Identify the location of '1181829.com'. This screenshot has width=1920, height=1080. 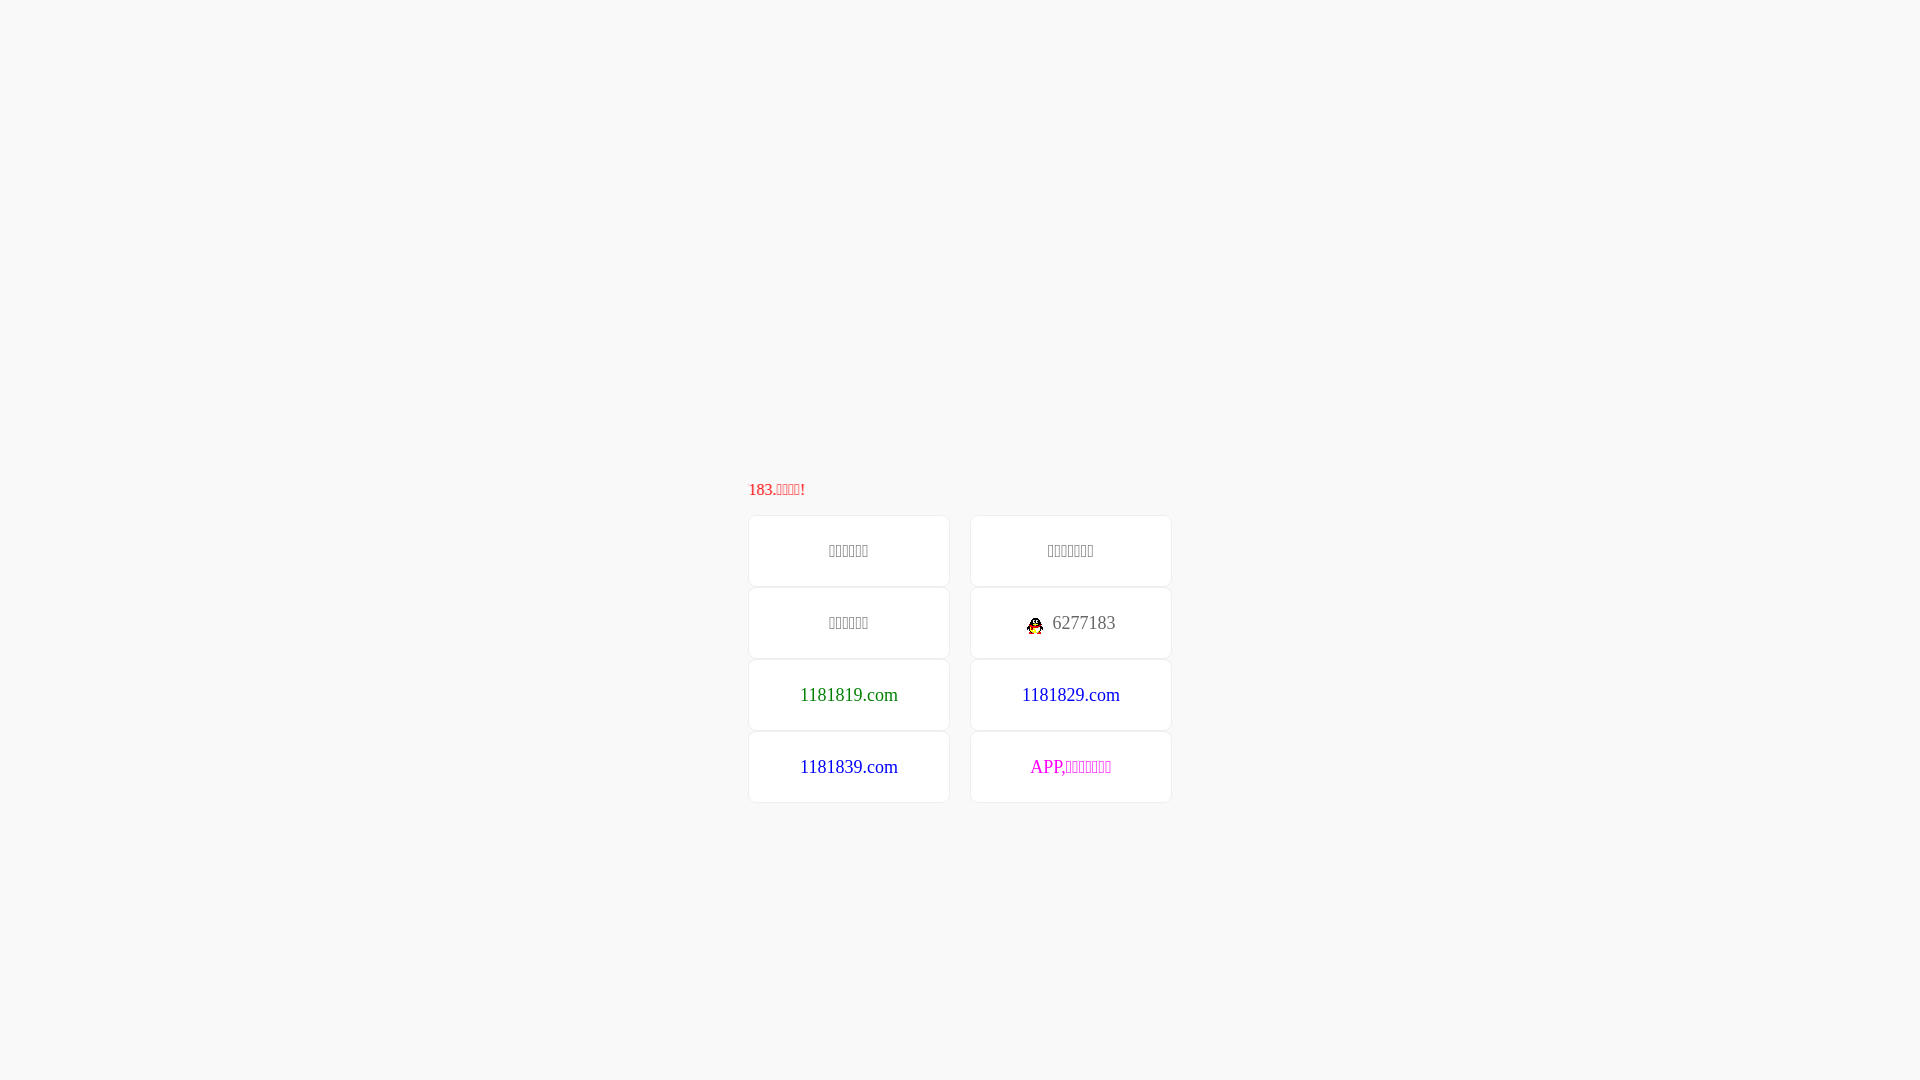
(1069, 693).